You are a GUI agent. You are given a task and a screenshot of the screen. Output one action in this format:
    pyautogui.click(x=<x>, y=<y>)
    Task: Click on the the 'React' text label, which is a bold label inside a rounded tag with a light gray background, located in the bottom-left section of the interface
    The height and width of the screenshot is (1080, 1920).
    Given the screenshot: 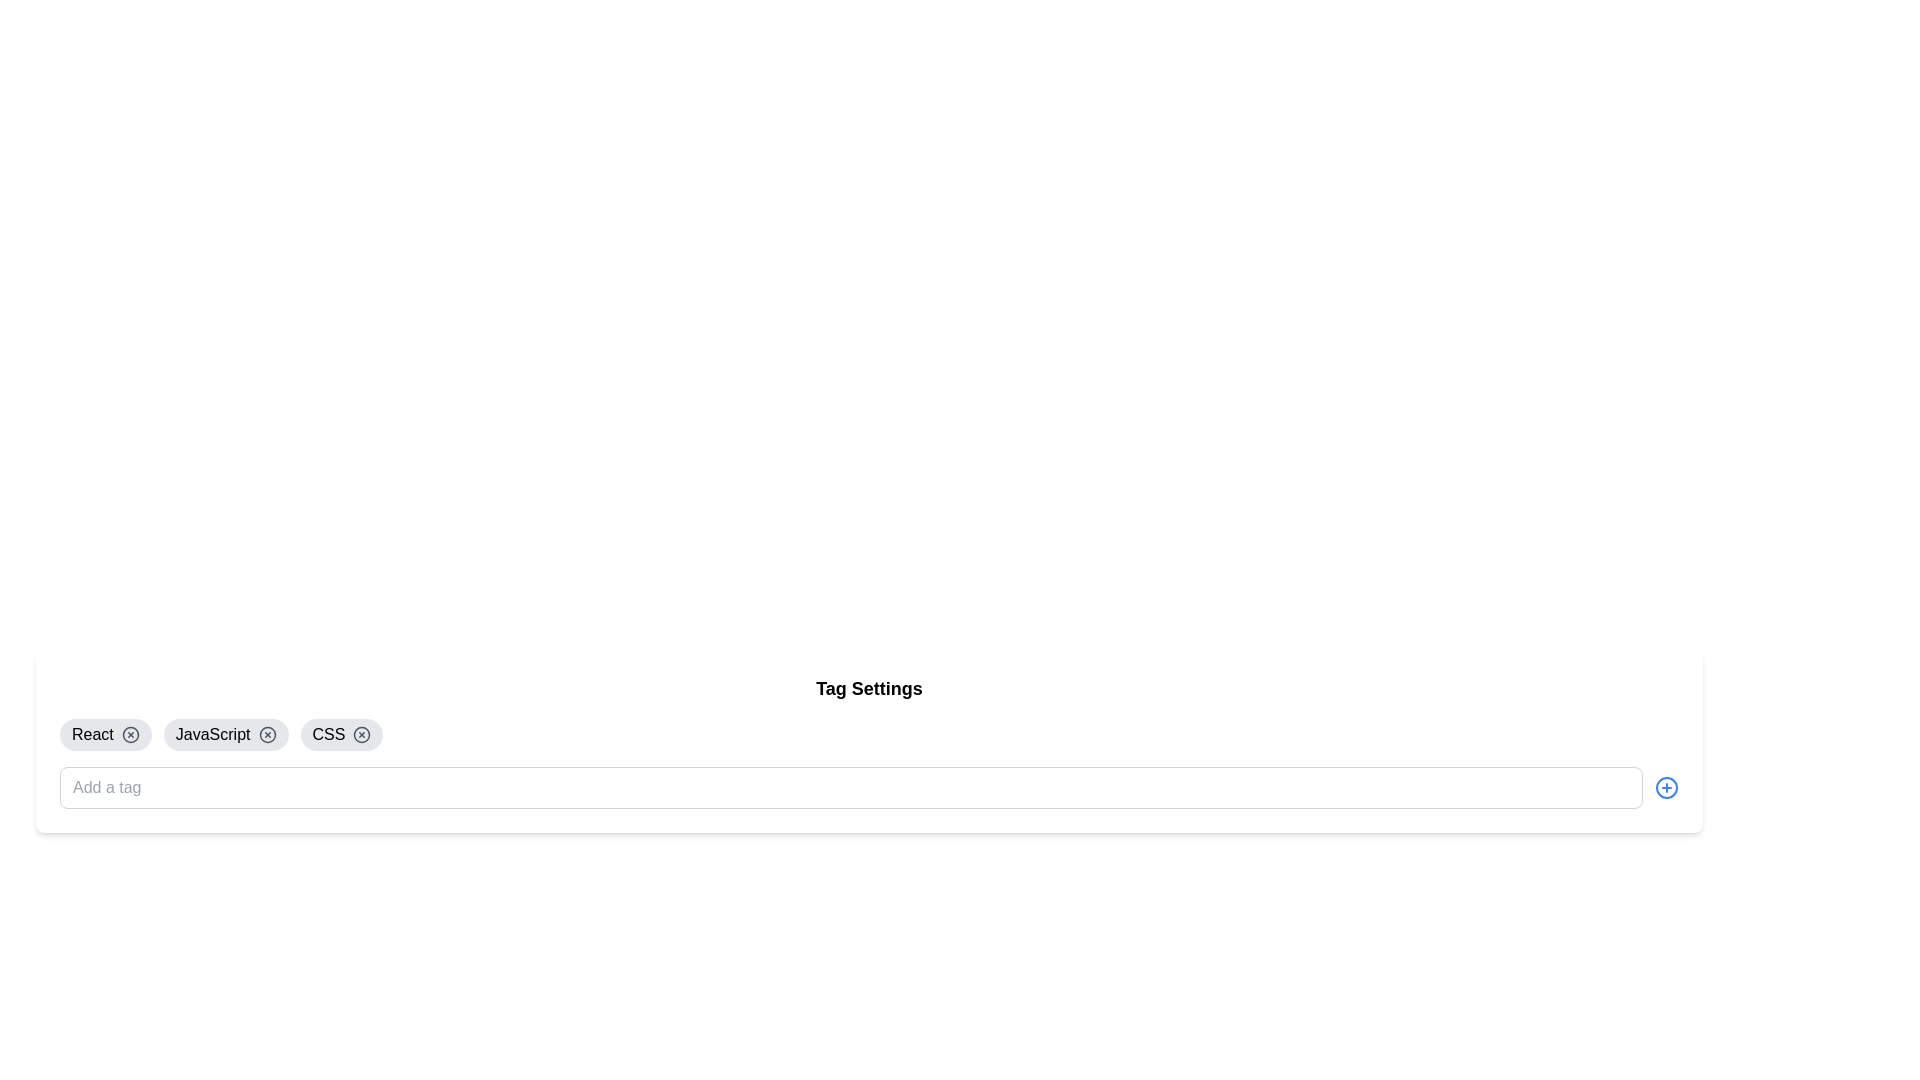 What is the action you would take?
    pyautogui.click(x=91, y=735)
    